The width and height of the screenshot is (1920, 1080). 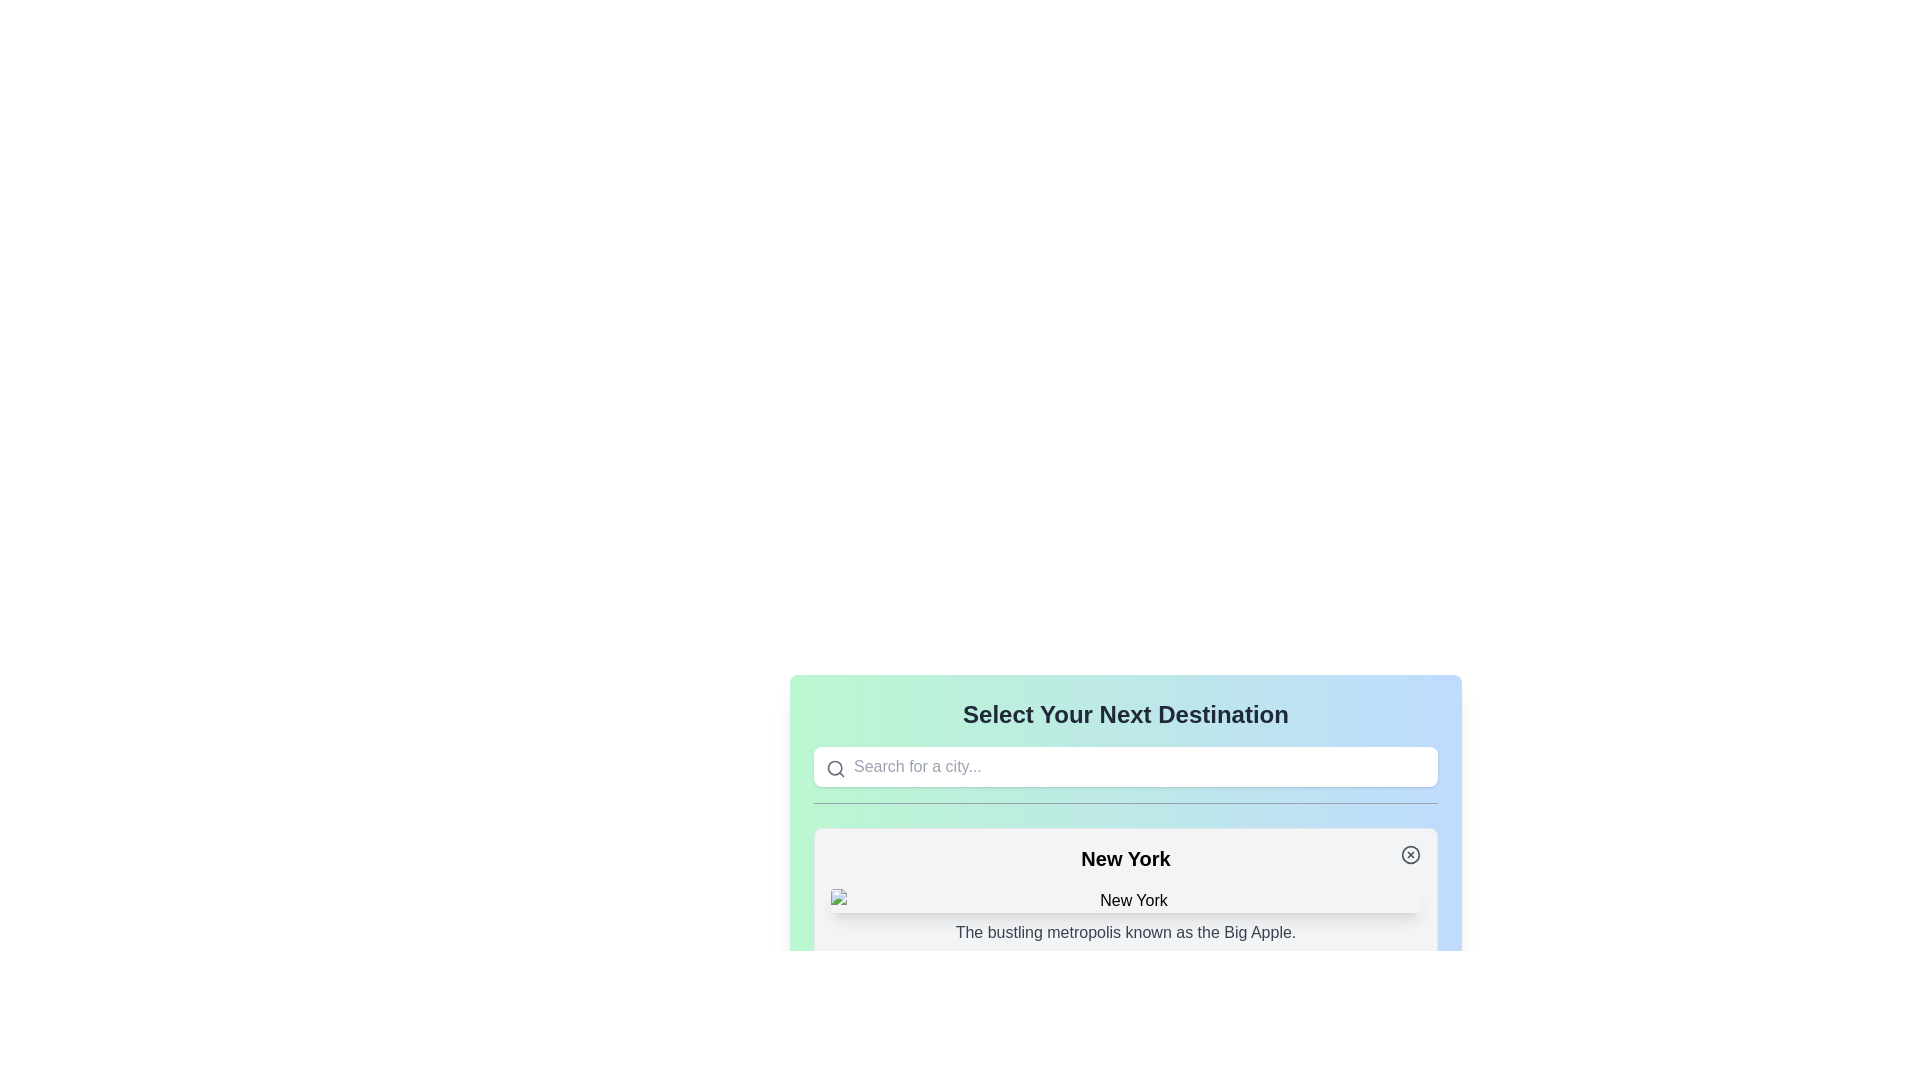 I want to click on the bold text label that reads 'New York', which is positioned centrally above a description of the city and appears in a large font size with extra bold weight, so click(x=1126, y=858).